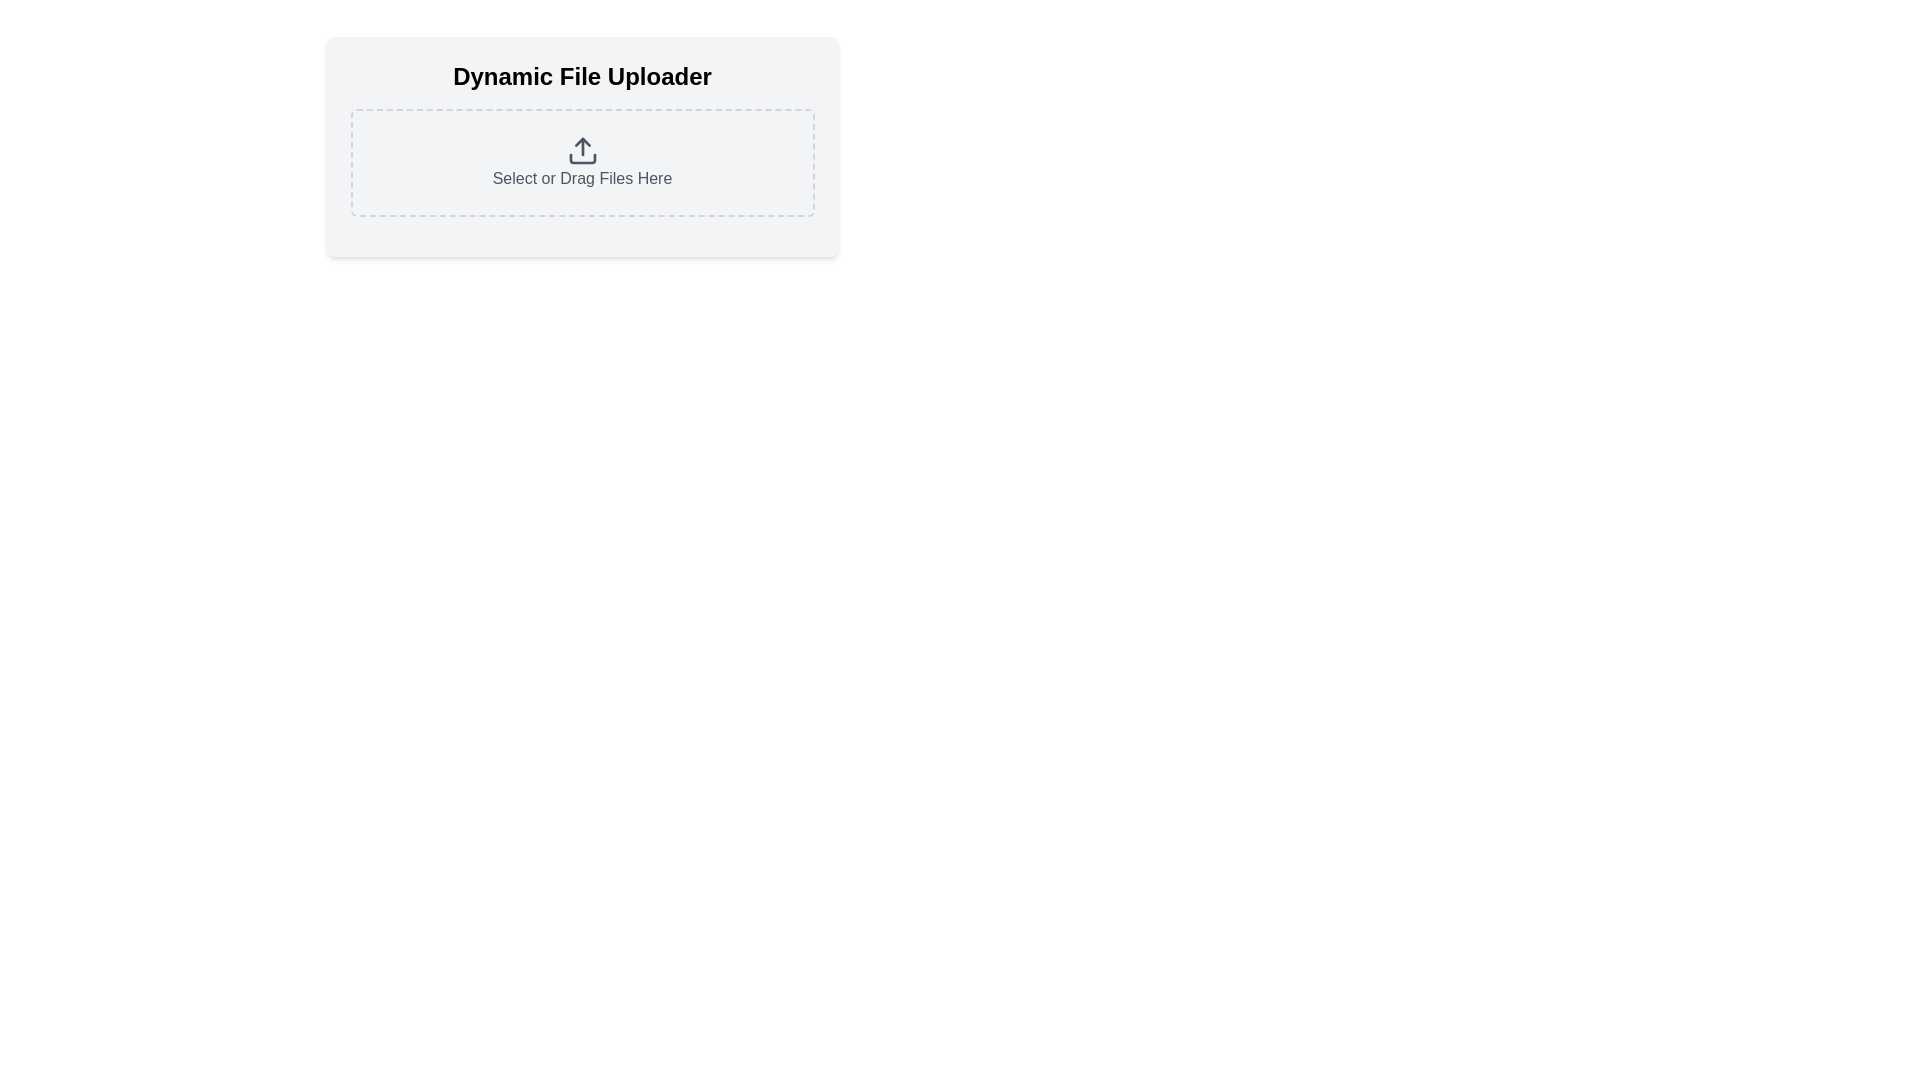 This screenshot has height=1080, width=1920. I want to click on the Text label that instructs users to select files or drag and drop them into the upload area, located below the upload icon in the dynamic file uploader component, so click(581, 177).